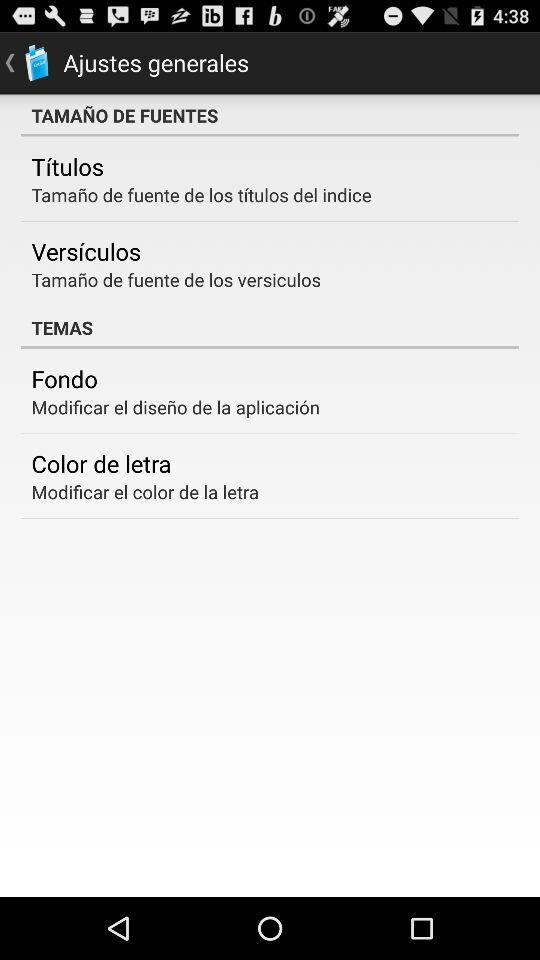 Image resolution: width=540 pixels, height=960 pixels. Describe the element at coordinates (270, 327) in the screenshot. I see `temas app` at that location.